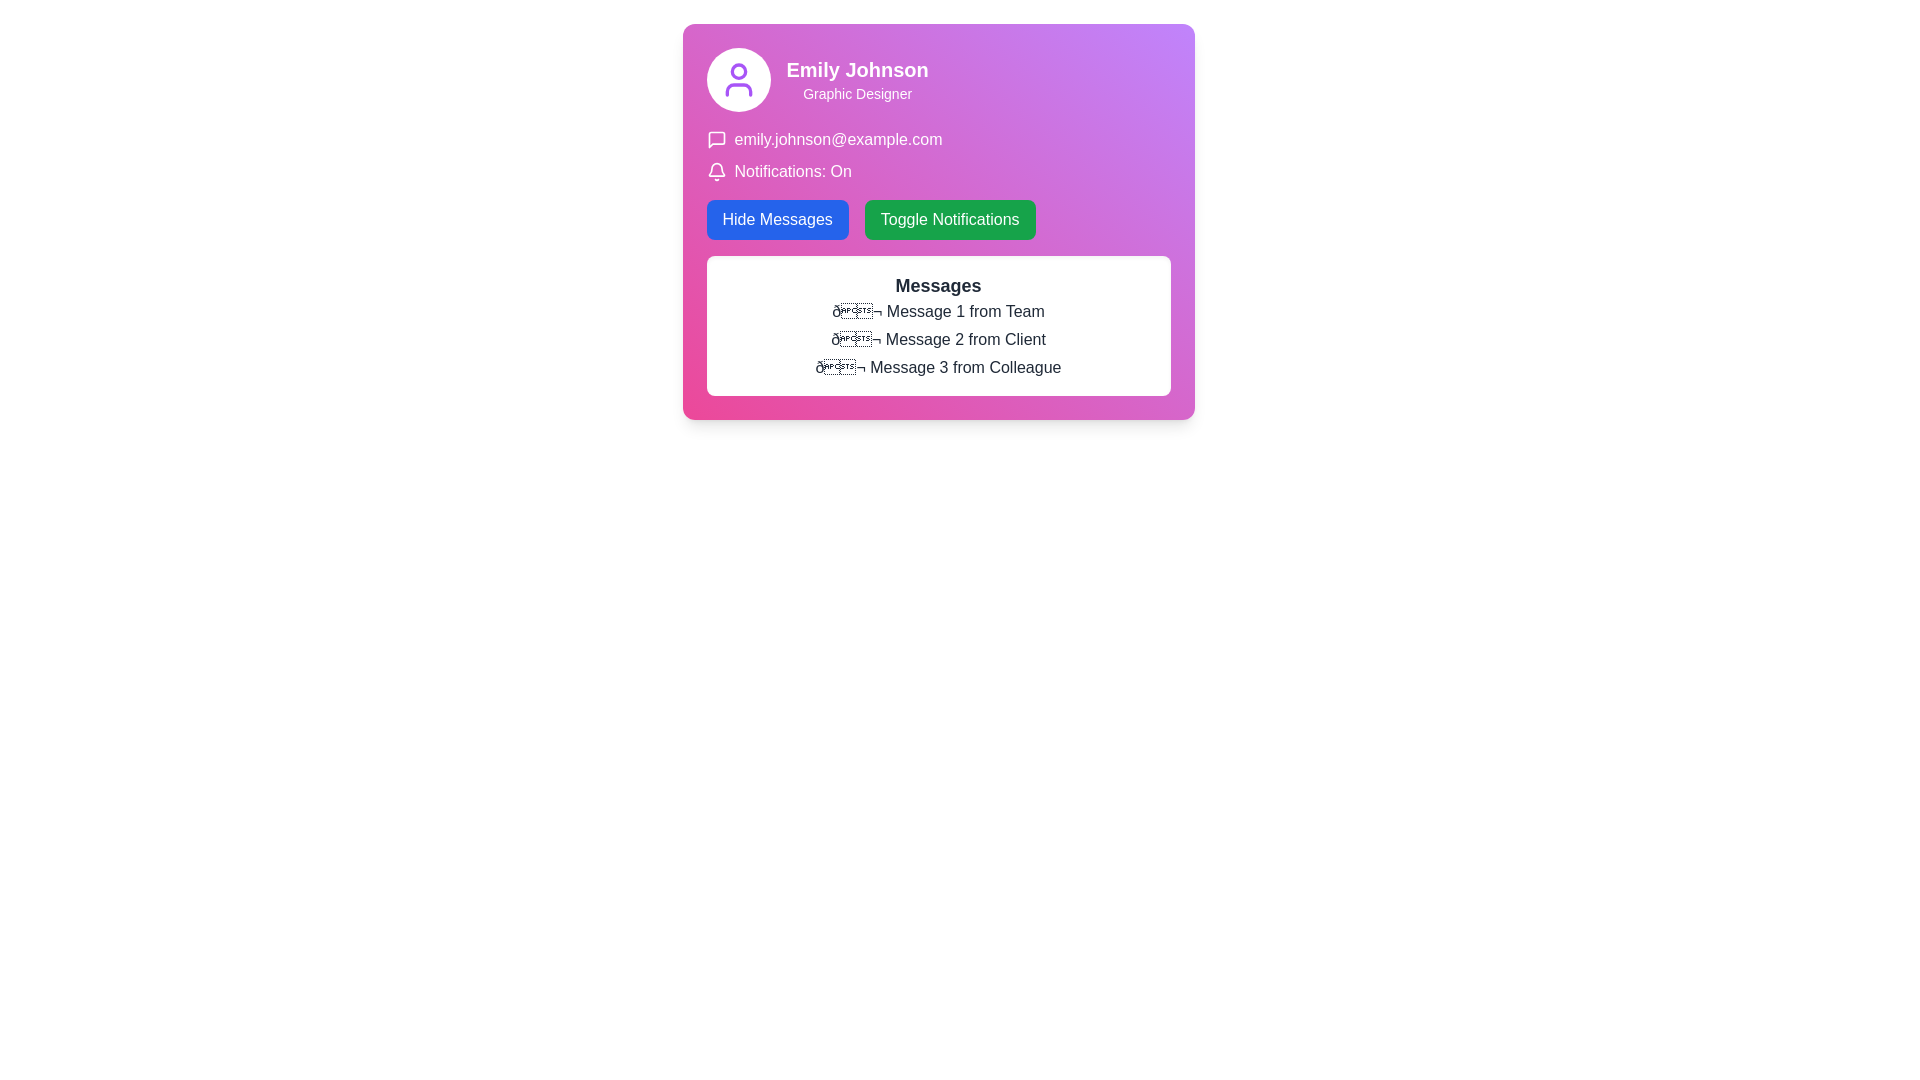 The height and width of the screenshot is (1080, 1920). Describe the element at coordinates (937, 138) in the screenshot. I see `the text label with the email 'emily.johnson@example.com' that features a speech bubble icon, located at the top of the lower section of the purple card layout` at that location.